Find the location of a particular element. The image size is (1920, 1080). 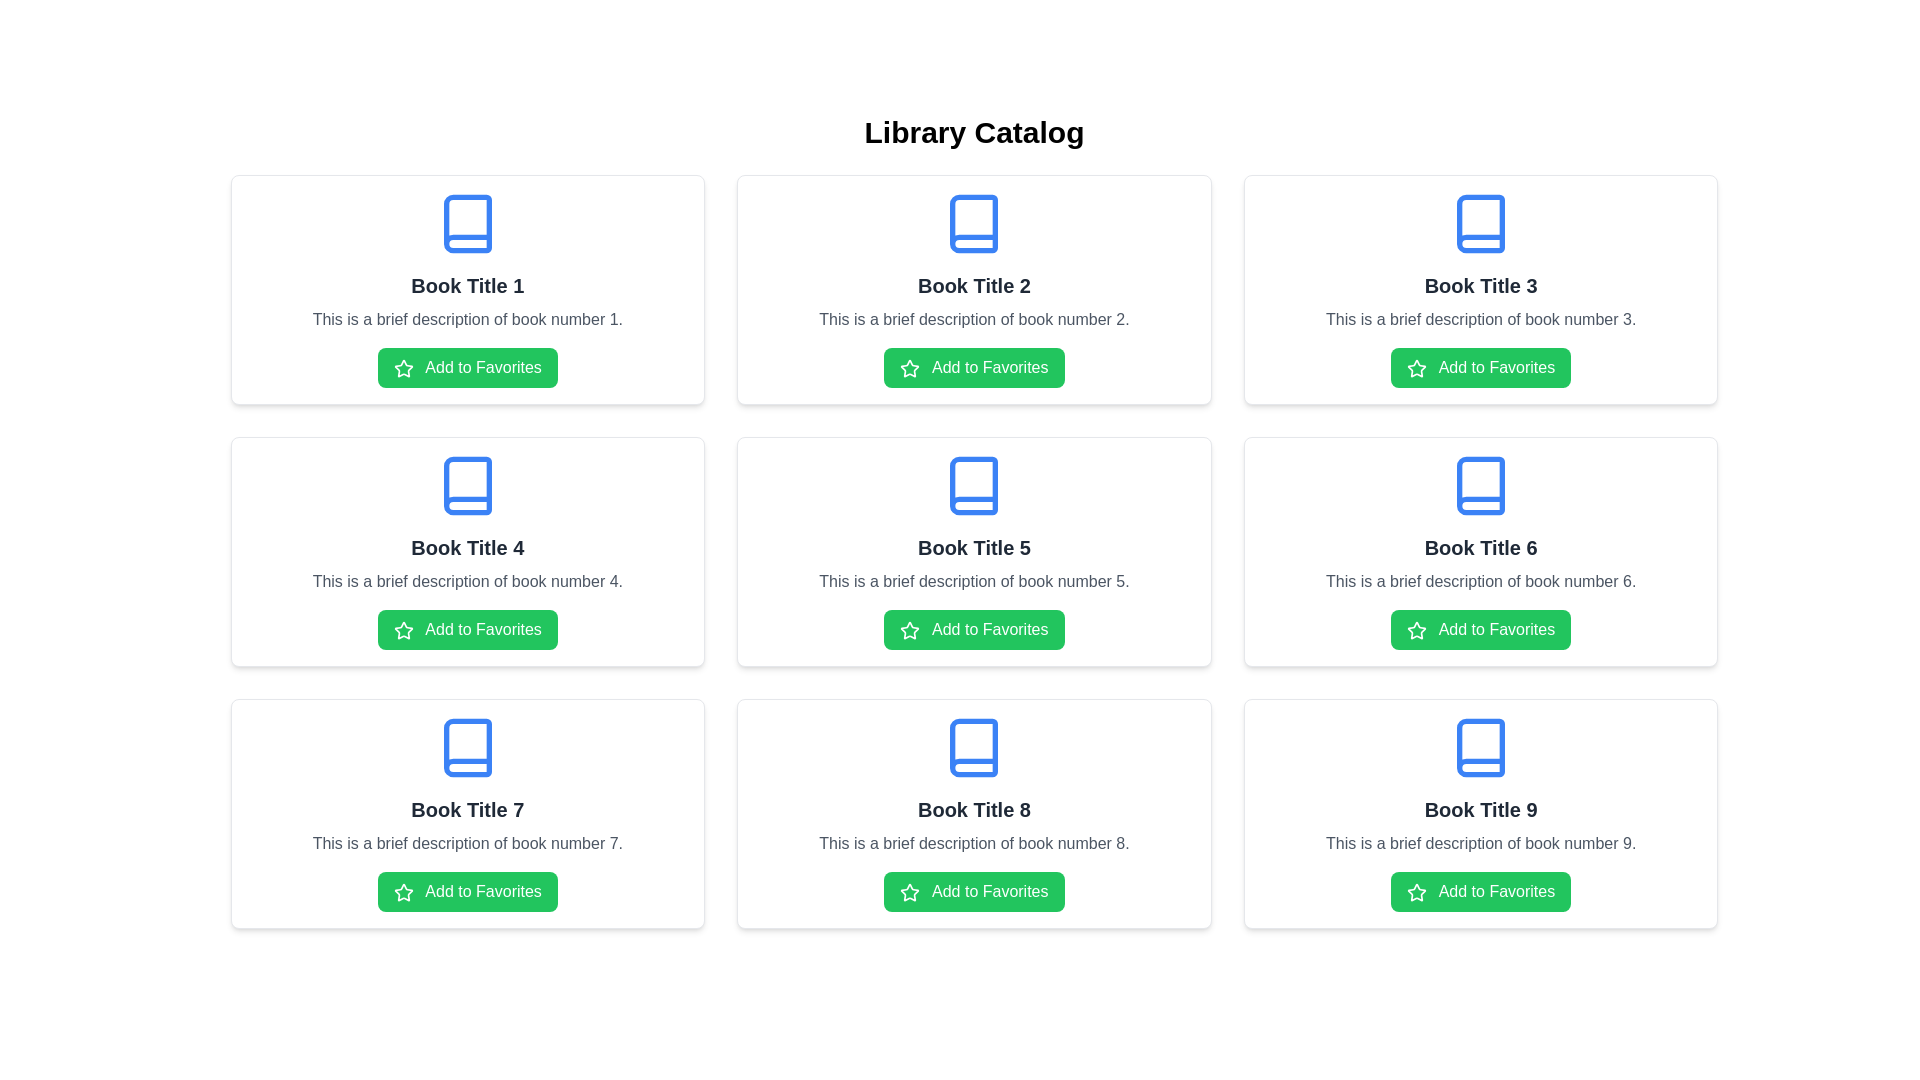

the green 'Add to Favorites' button with a star icon located at the bottom of the 'Book Title 9' card is located at coordinates (1481, 890).